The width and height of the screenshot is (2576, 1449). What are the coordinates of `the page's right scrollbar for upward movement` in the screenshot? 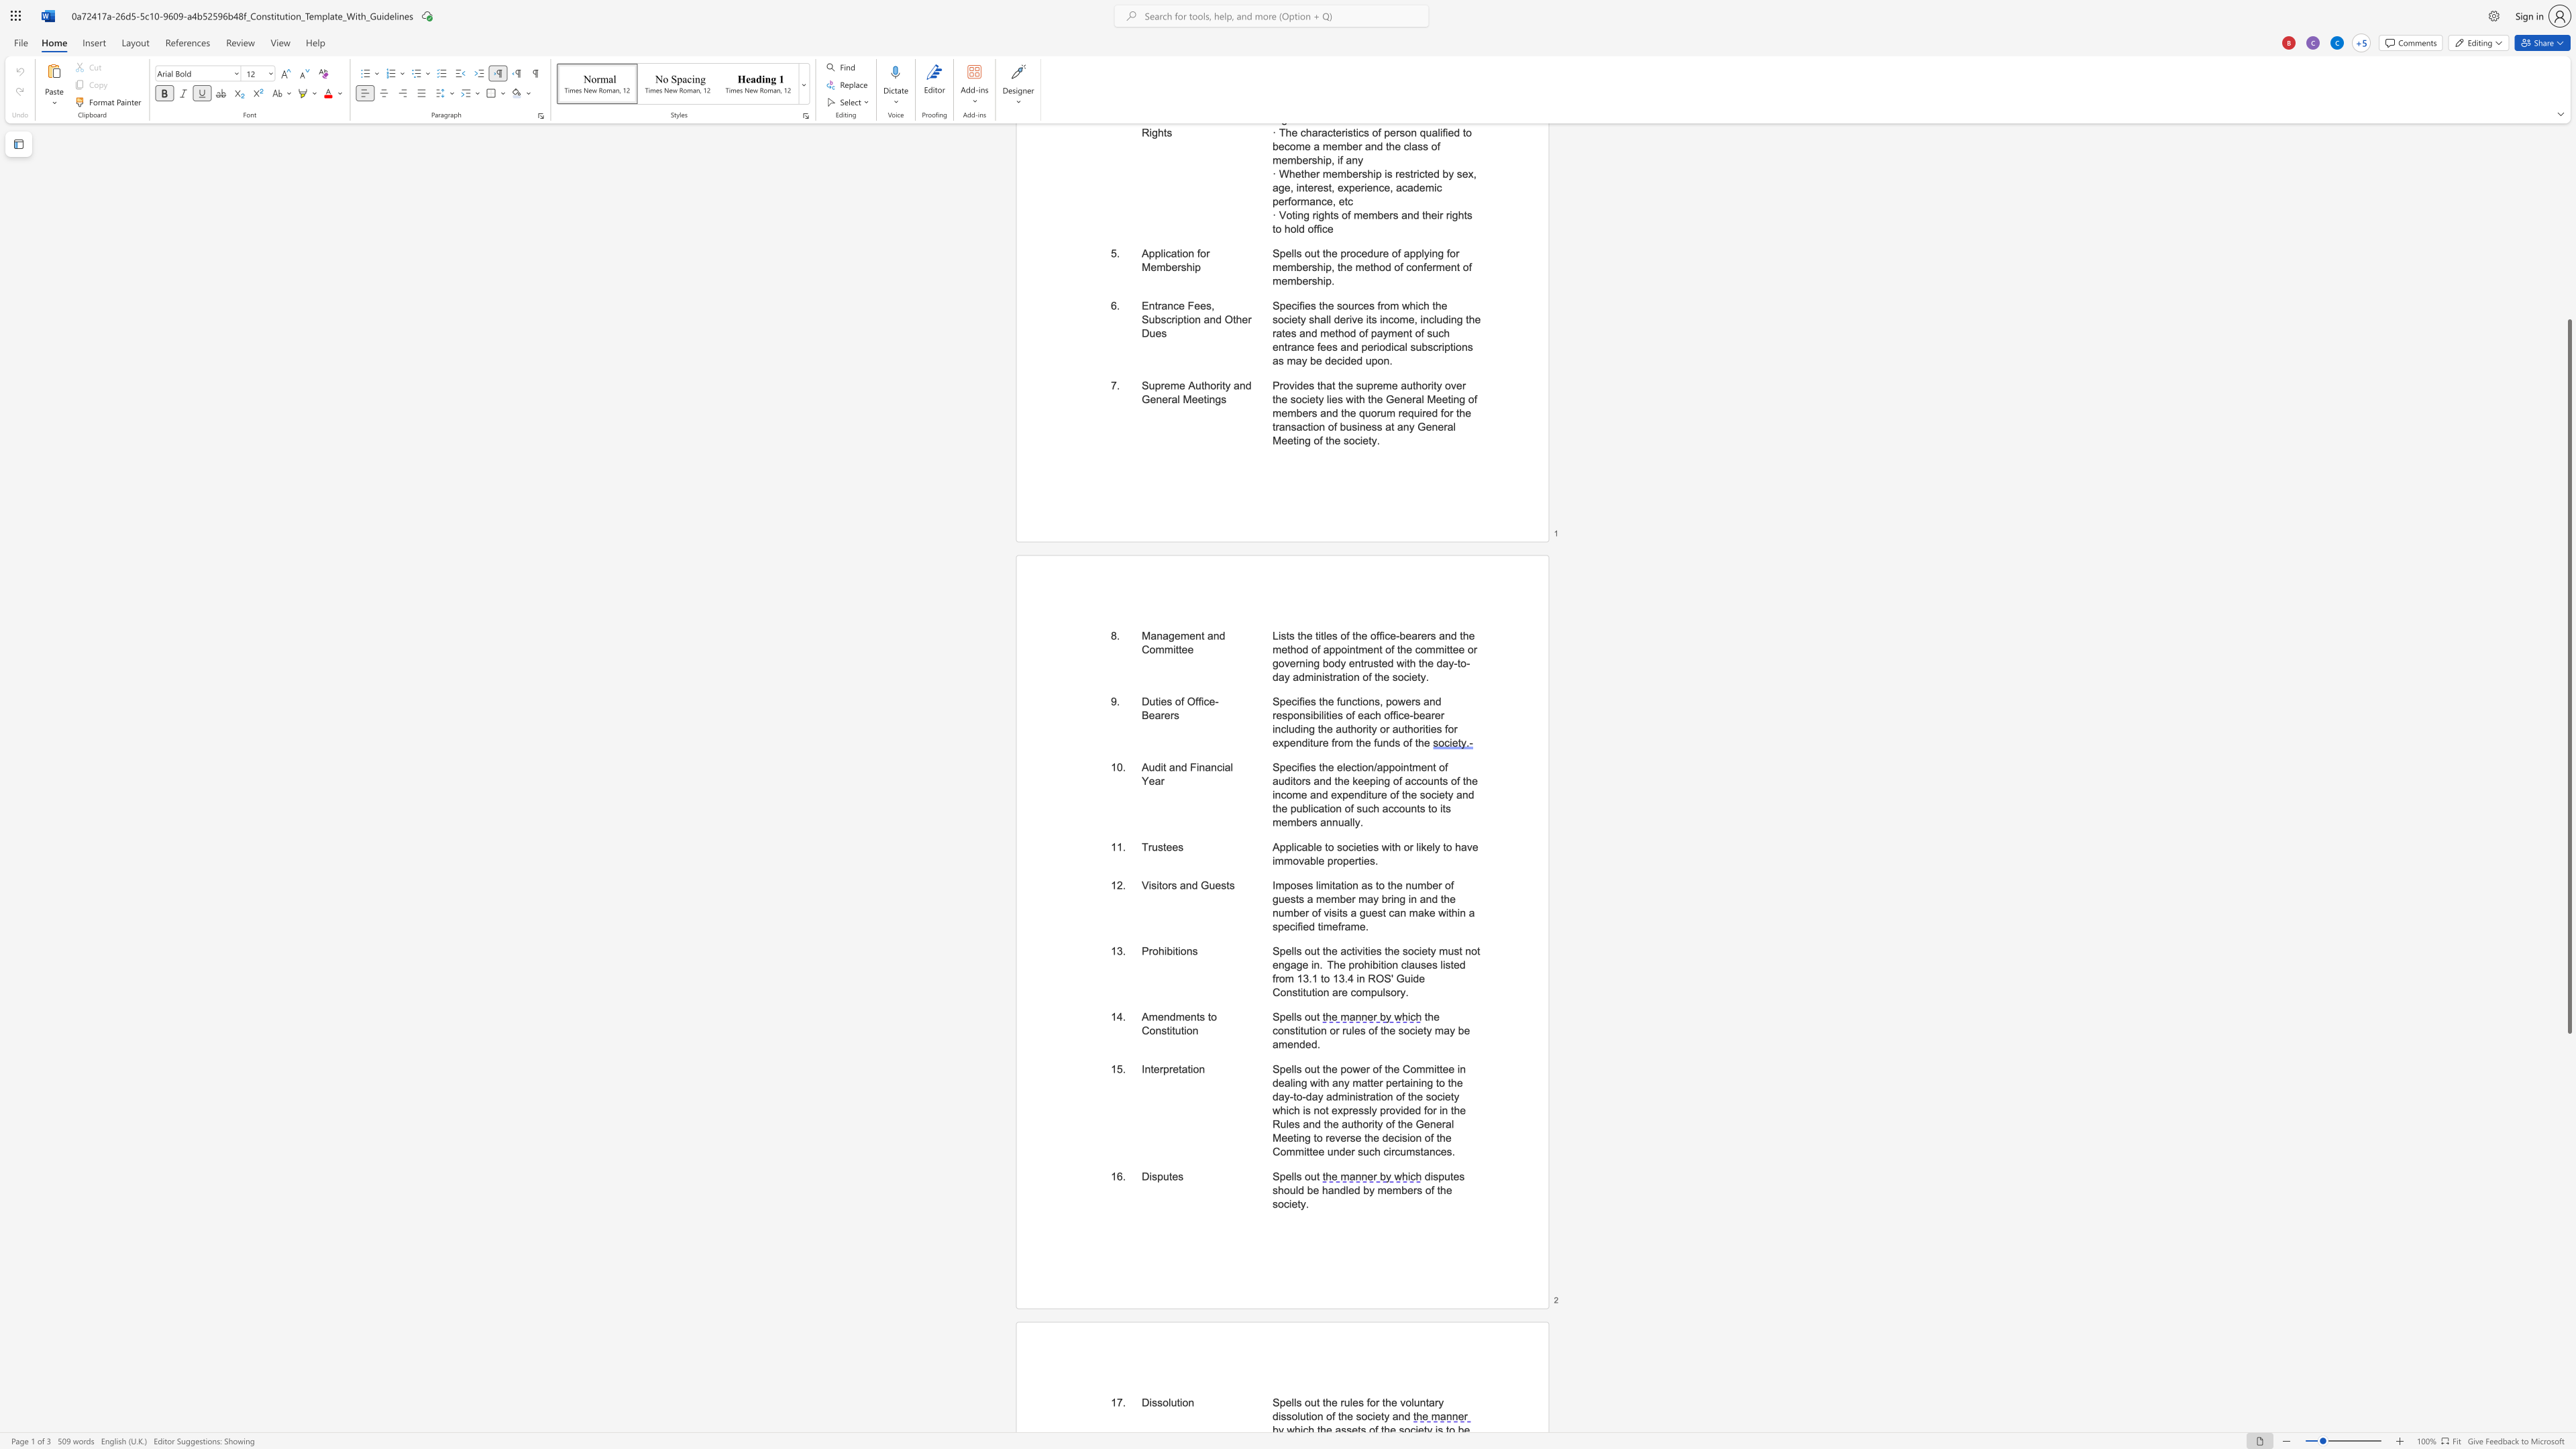 It's located at (2568, 280).